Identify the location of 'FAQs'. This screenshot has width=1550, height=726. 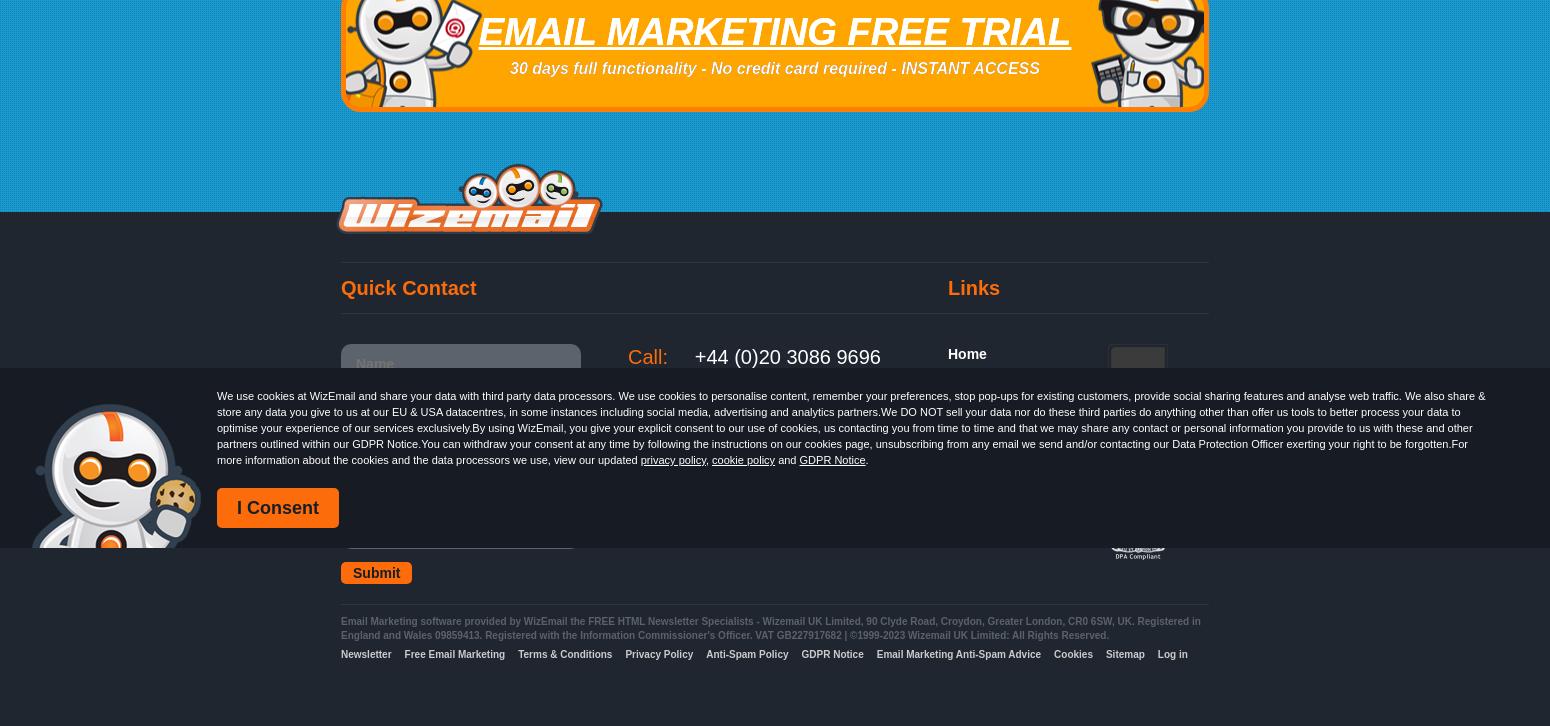
(964, 437).